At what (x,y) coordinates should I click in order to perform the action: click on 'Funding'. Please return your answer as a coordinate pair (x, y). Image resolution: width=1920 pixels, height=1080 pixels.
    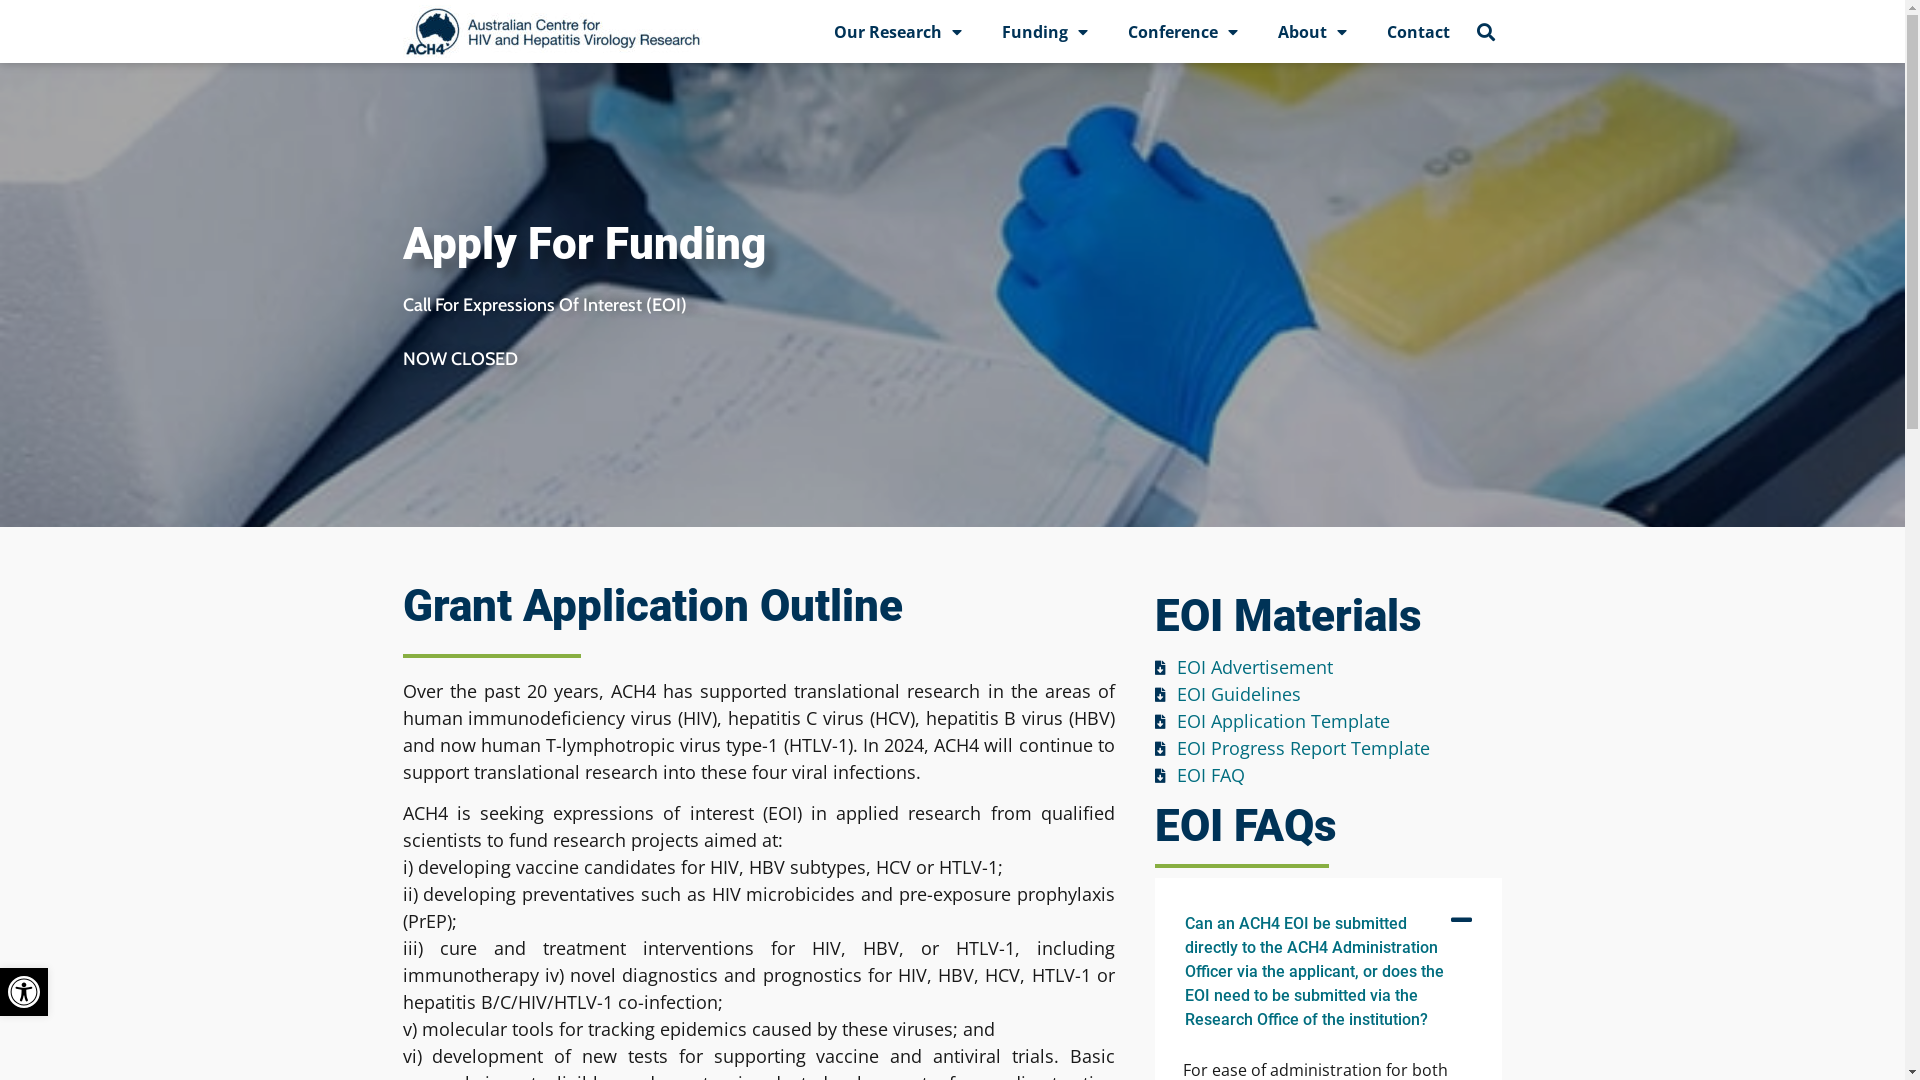
    Looking at the image, I should click on (1044, 31).